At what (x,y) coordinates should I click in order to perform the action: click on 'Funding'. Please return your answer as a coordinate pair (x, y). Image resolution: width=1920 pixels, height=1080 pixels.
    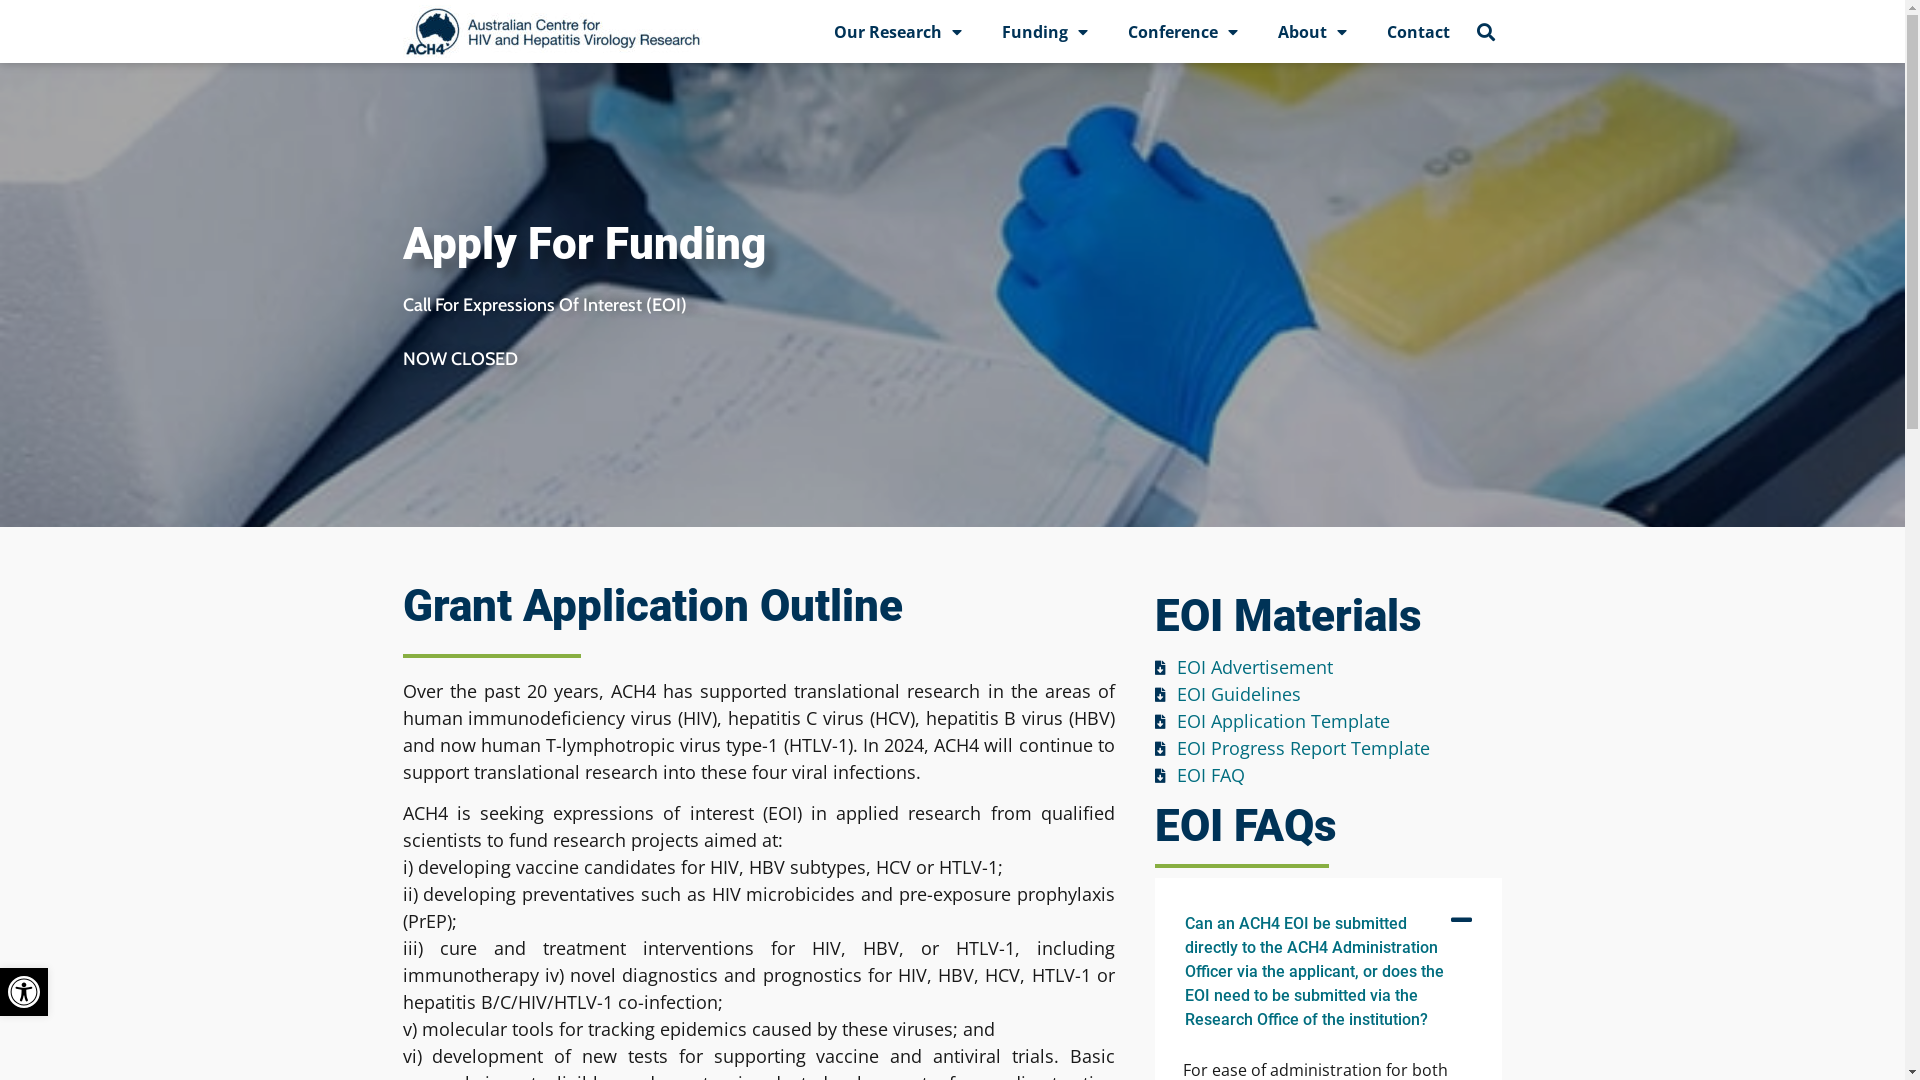
    Looking at the image, I should click on (1044, 31).